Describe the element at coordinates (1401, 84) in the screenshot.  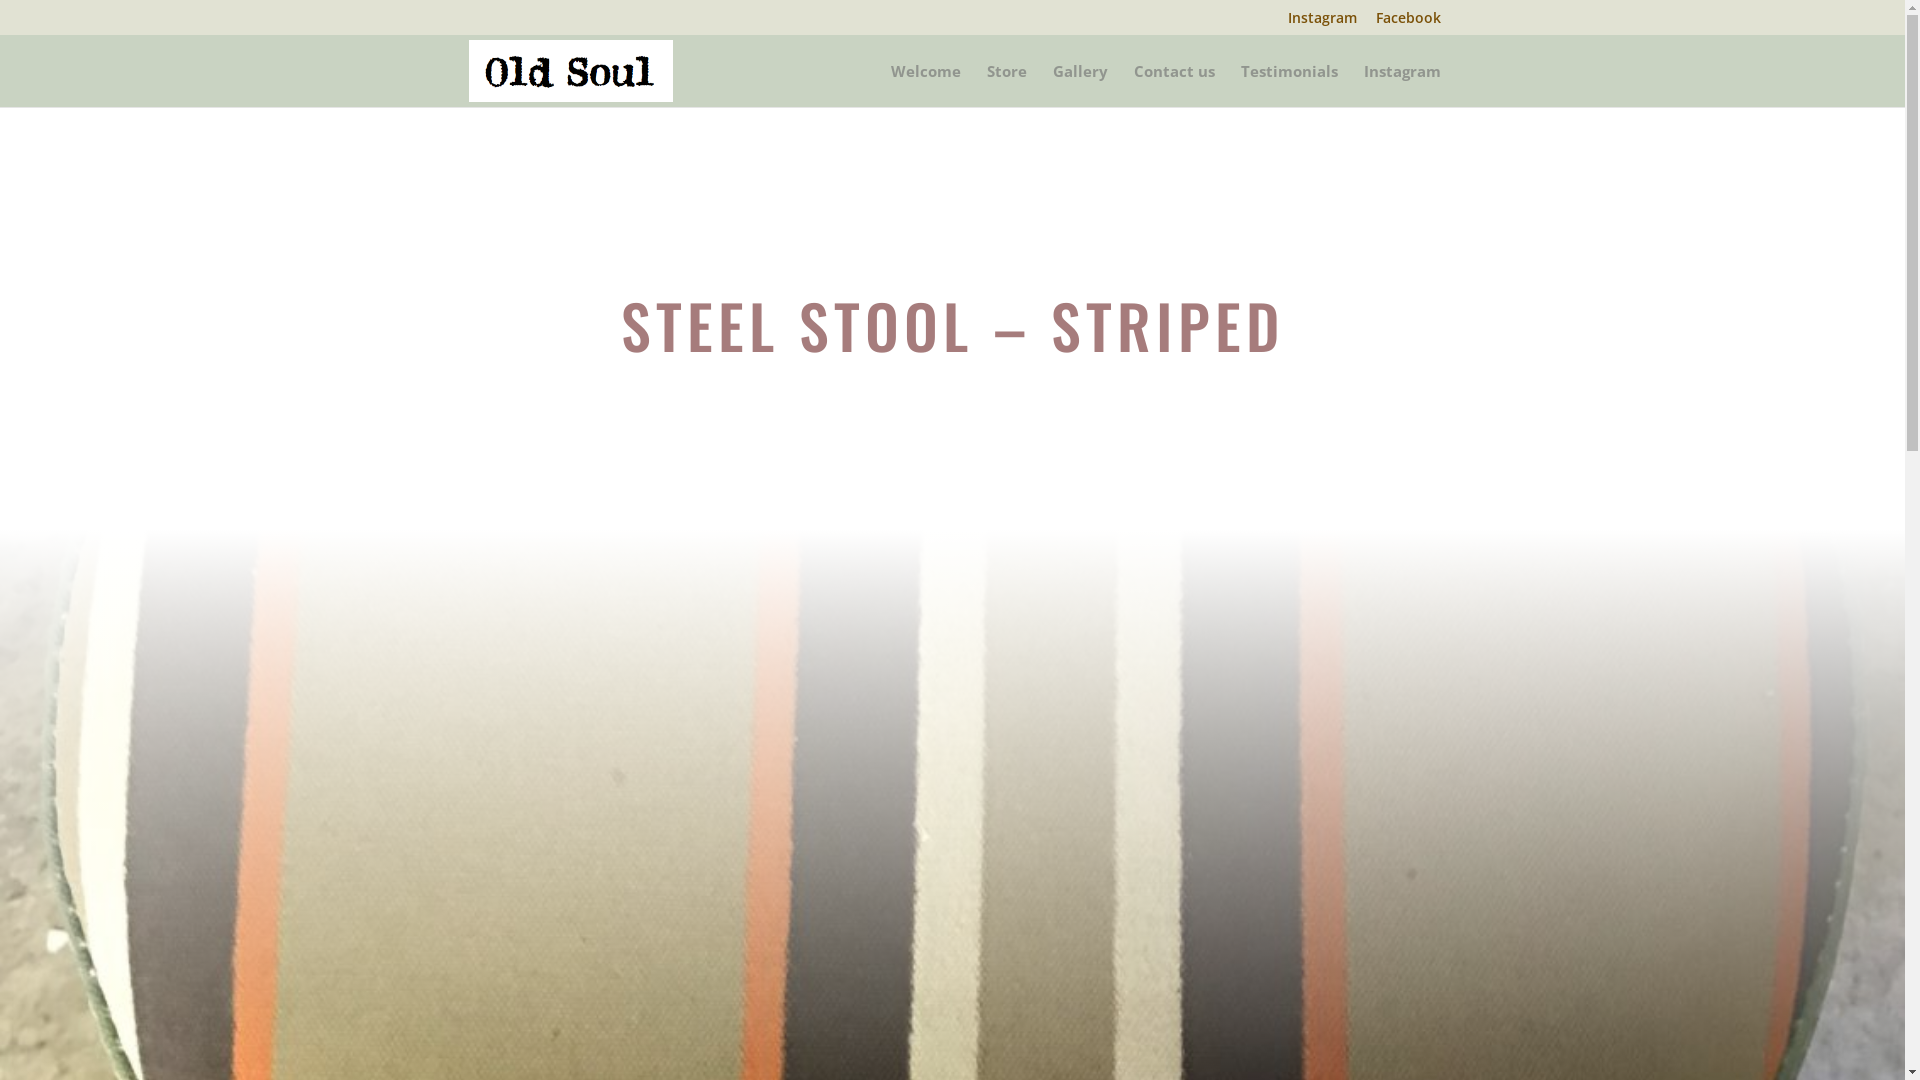
I see `'Instagram'` at that location.